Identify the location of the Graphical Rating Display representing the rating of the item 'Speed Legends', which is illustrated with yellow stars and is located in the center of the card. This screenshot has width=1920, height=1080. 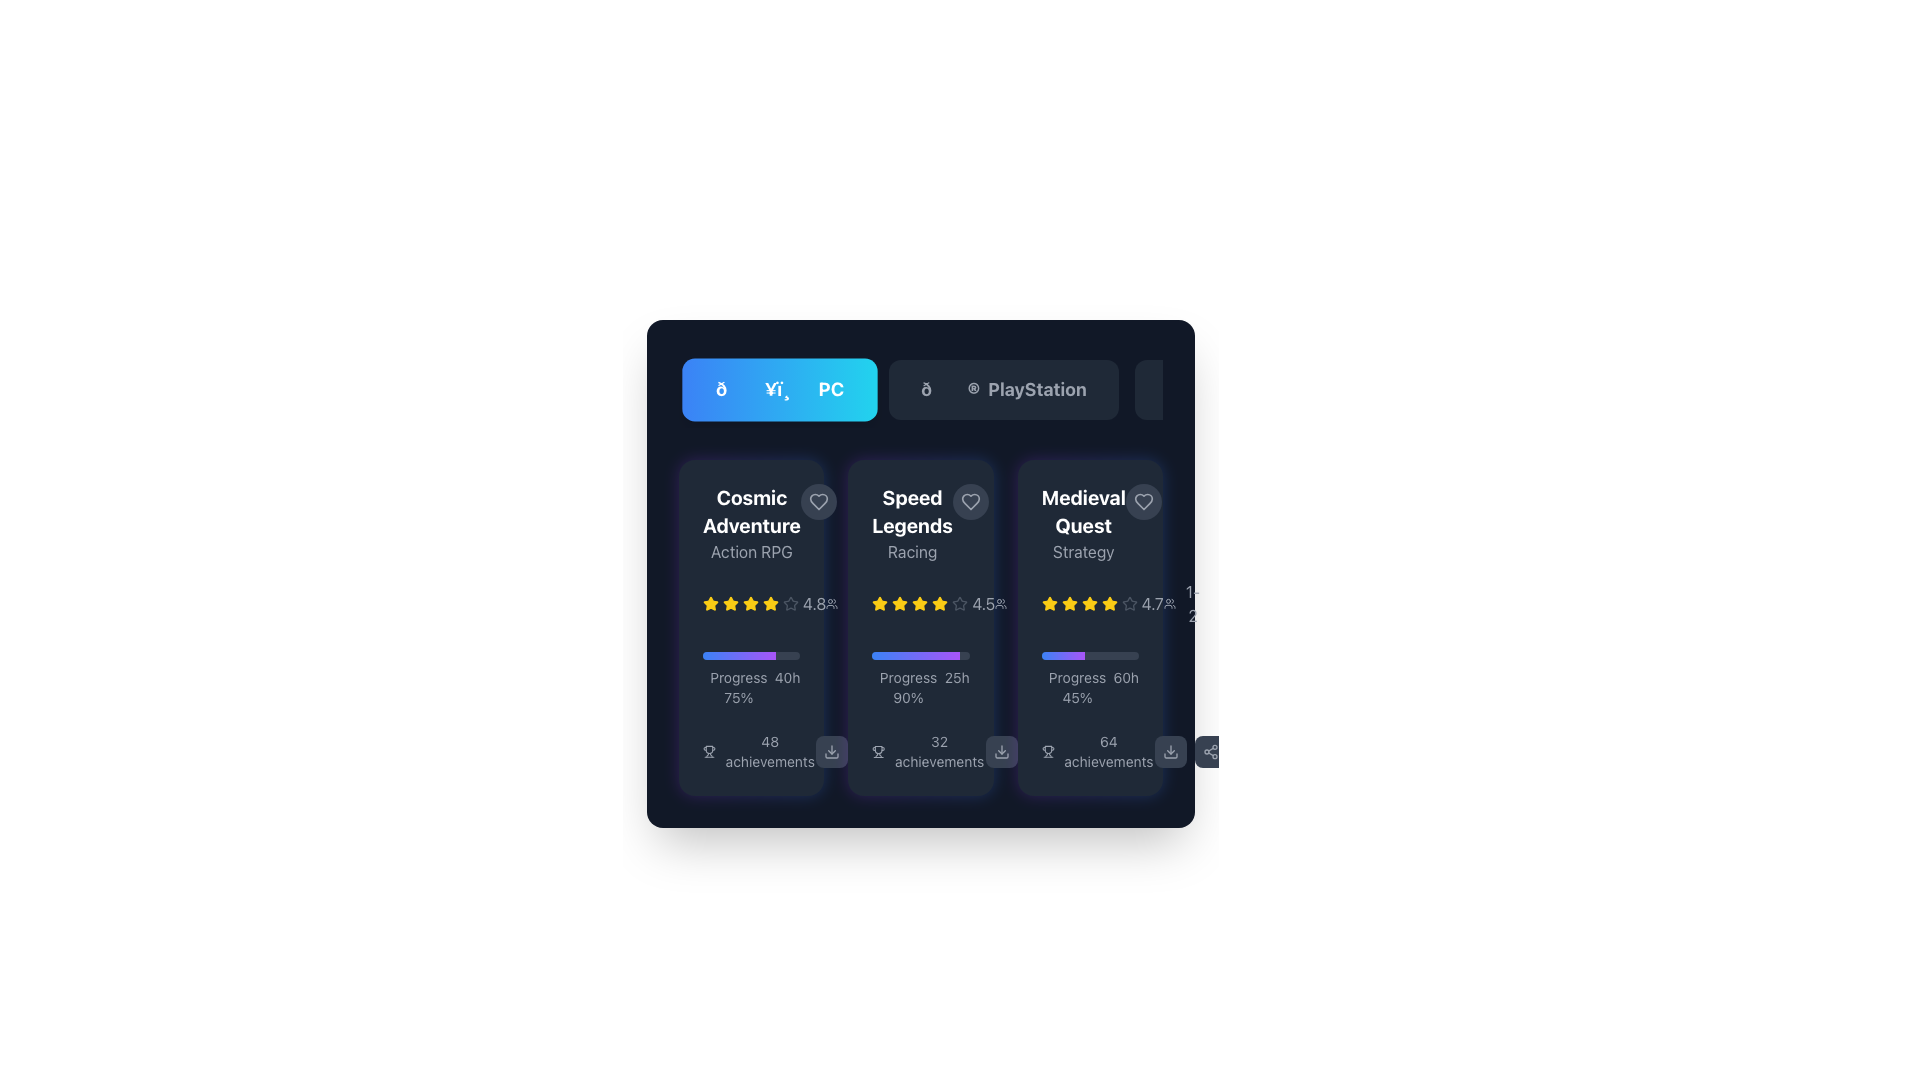
(920, 603).